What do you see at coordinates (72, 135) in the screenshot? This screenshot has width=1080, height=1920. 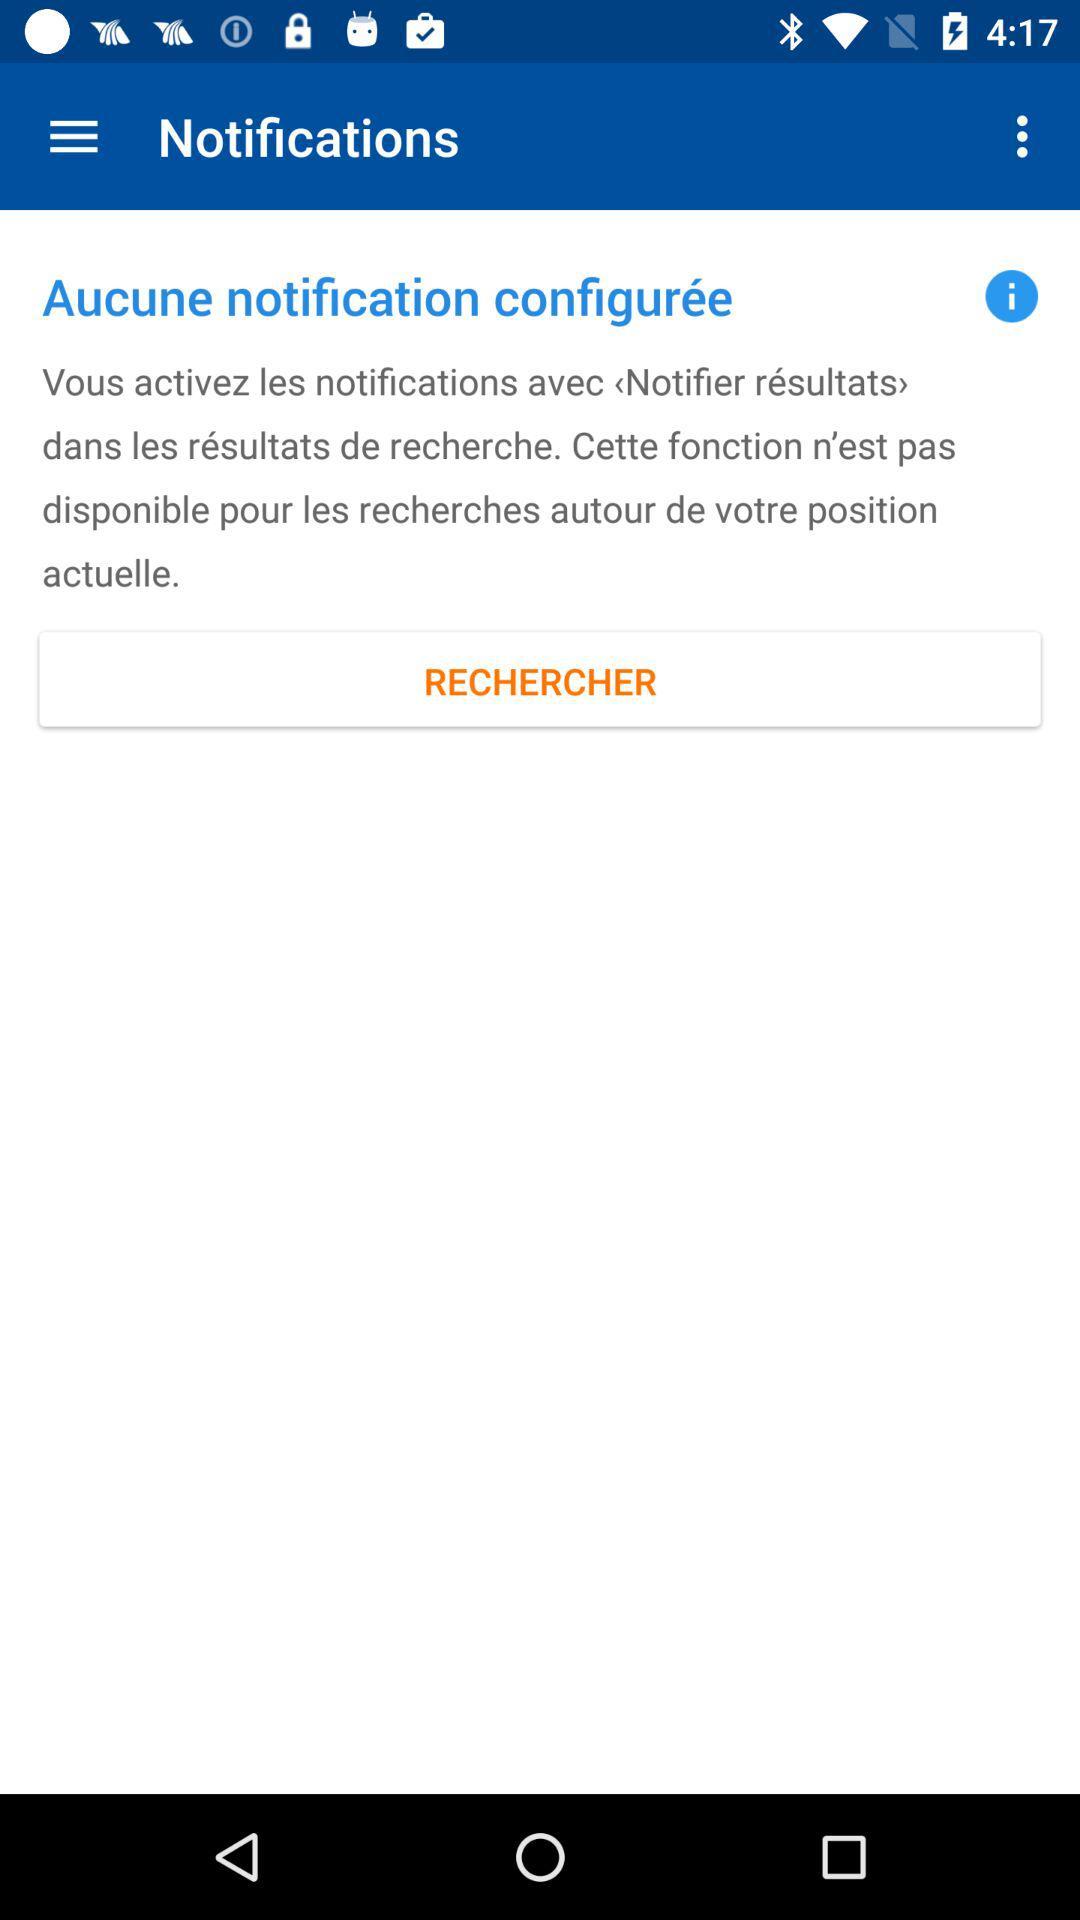 I see `icon to the left of notifications` at bounding box center [72, 135].